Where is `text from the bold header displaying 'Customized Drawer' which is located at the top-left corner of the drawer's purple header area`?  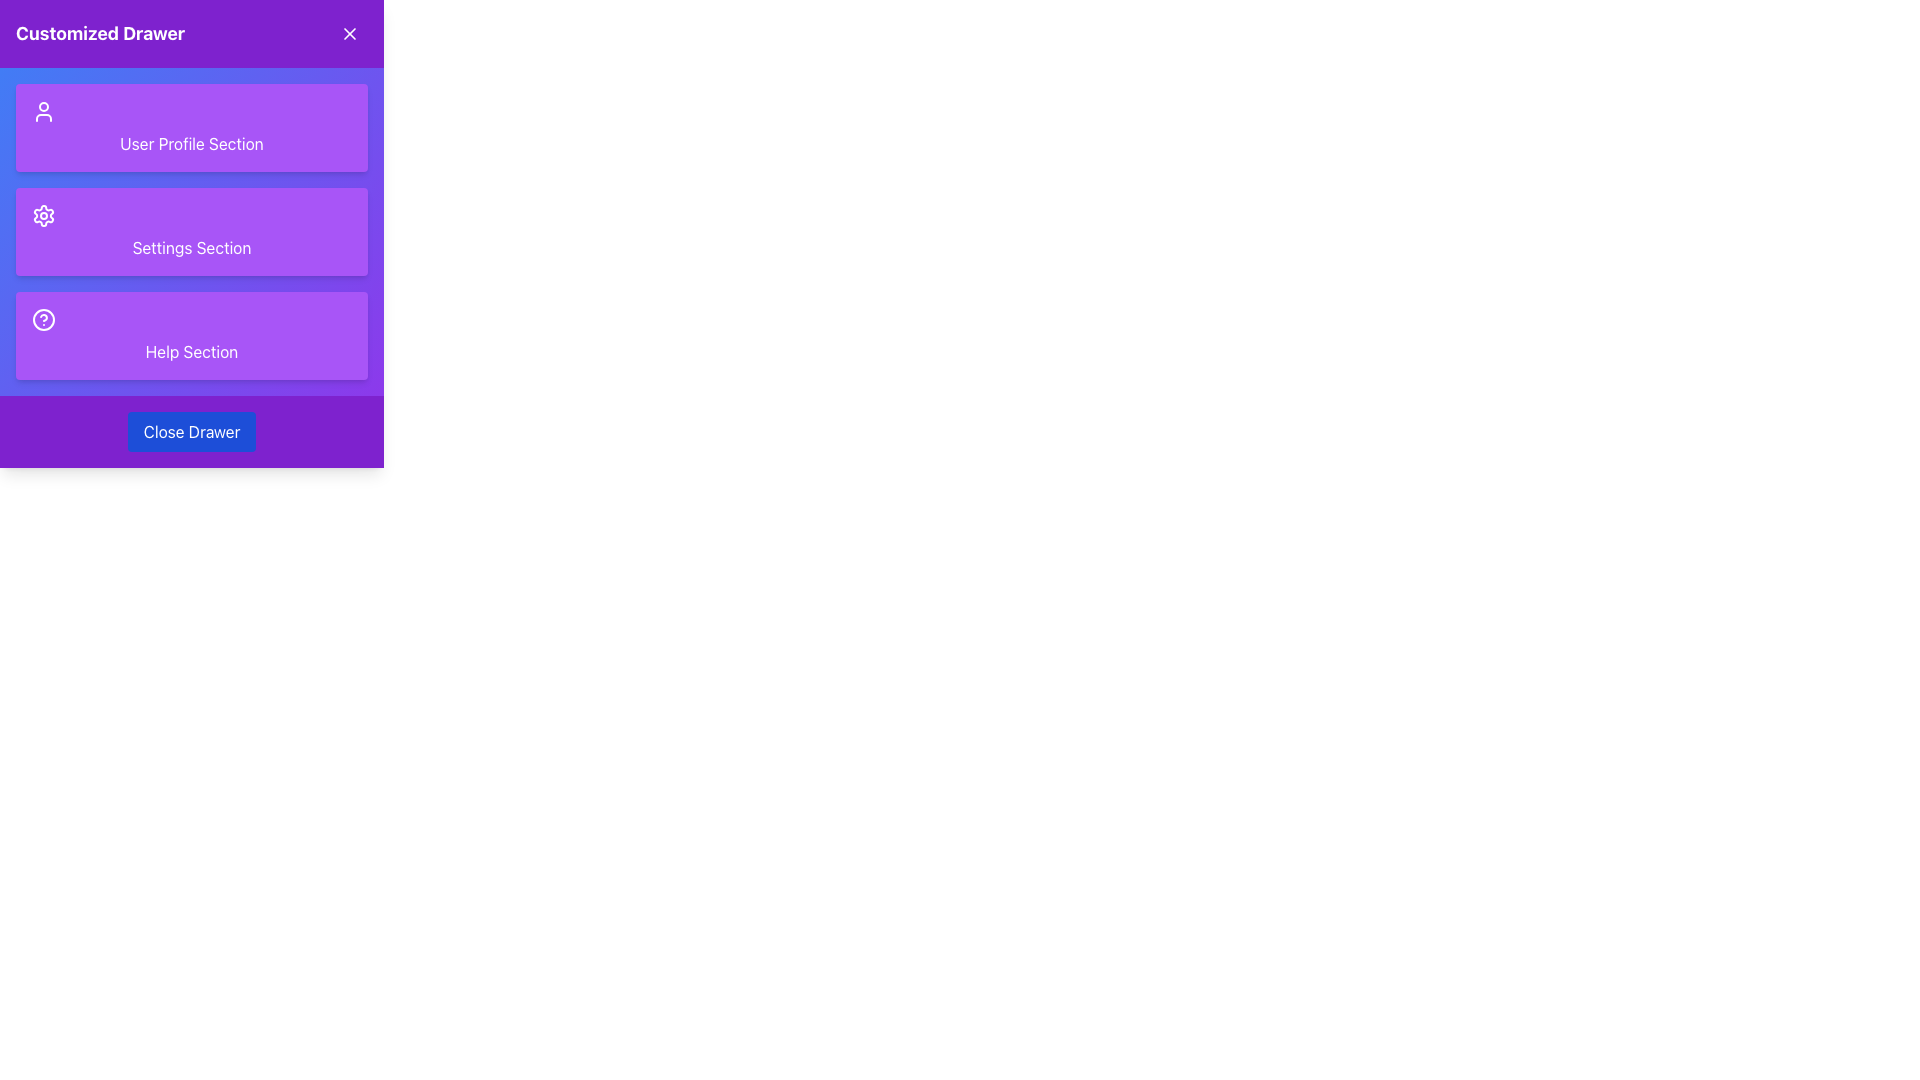 text from the bold header displaying 'Customized Drawer' which is located at the top-left corner of the drawer's purple header area is located at coordinates (99, 34).